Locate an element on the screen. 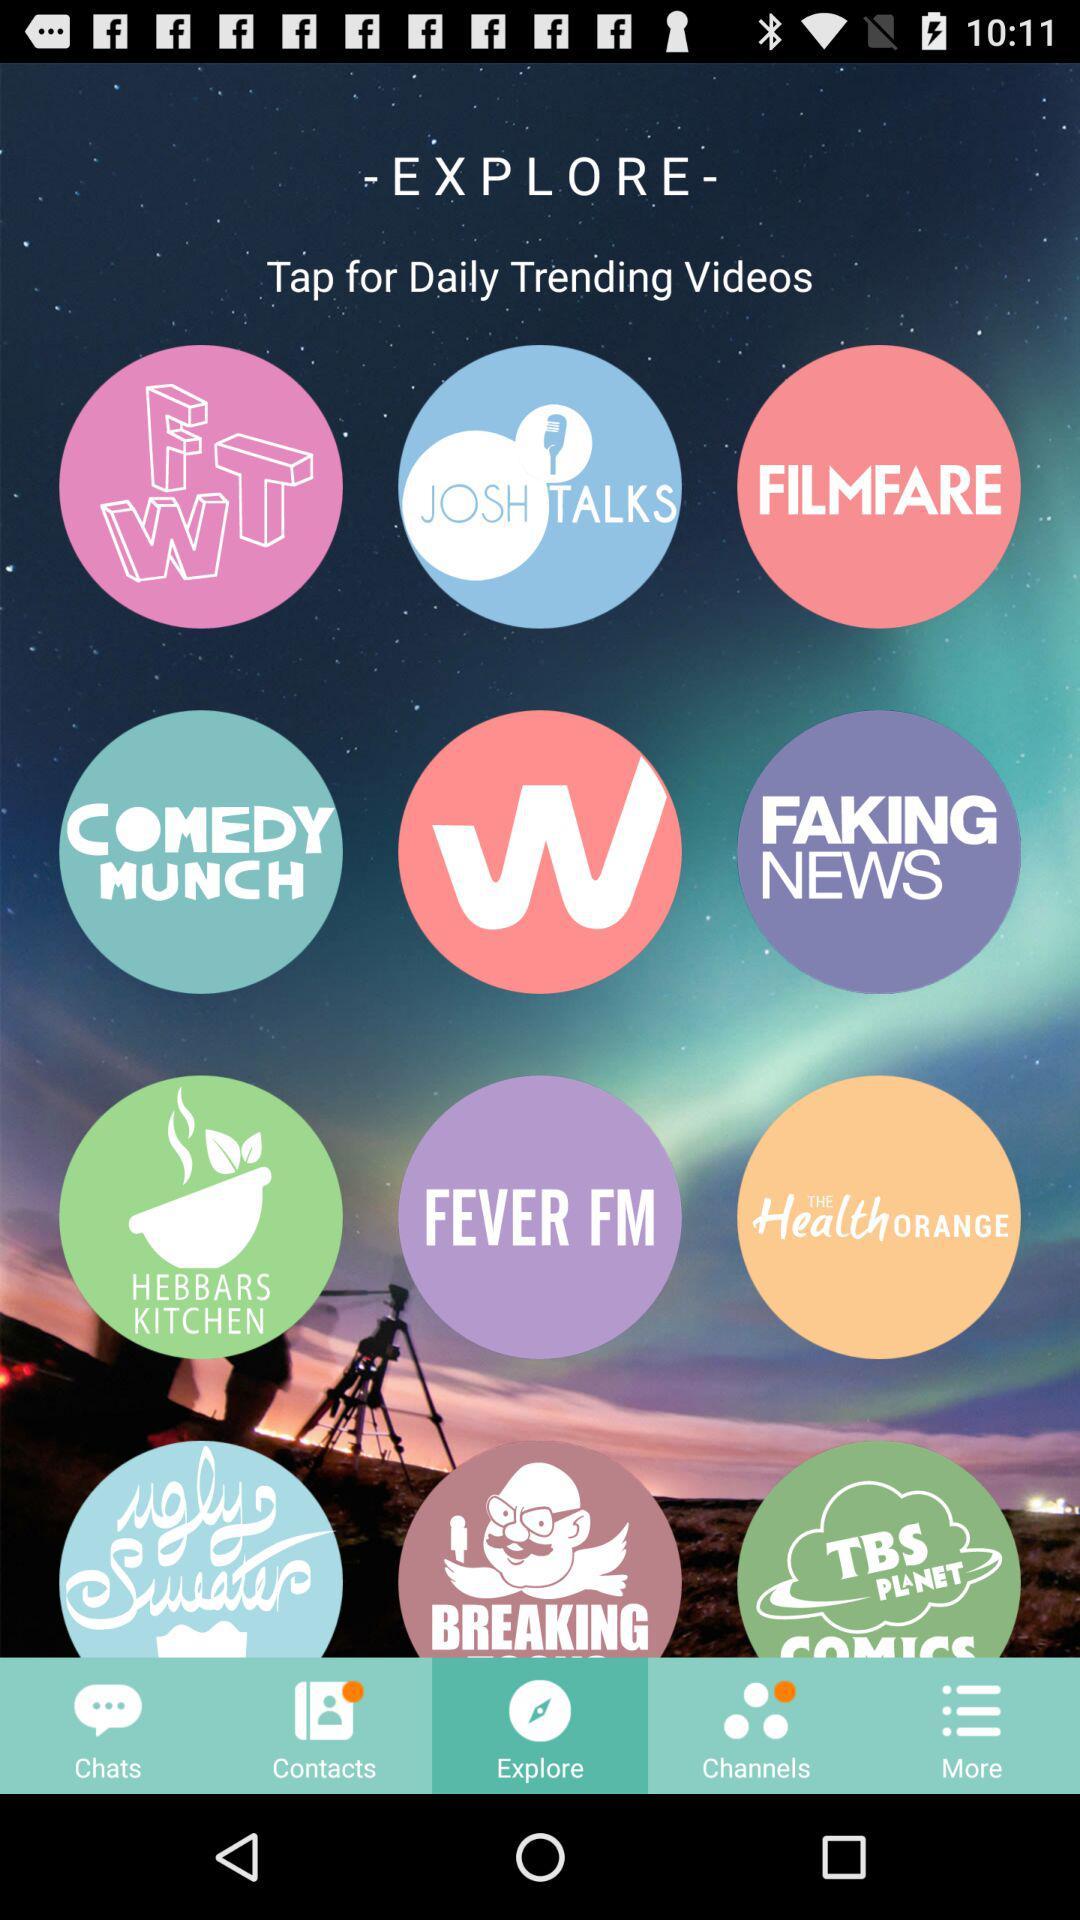 This screenshot has width=1080, height=1920. the button that having a text fever fm is located at coordinates (540, 1216).